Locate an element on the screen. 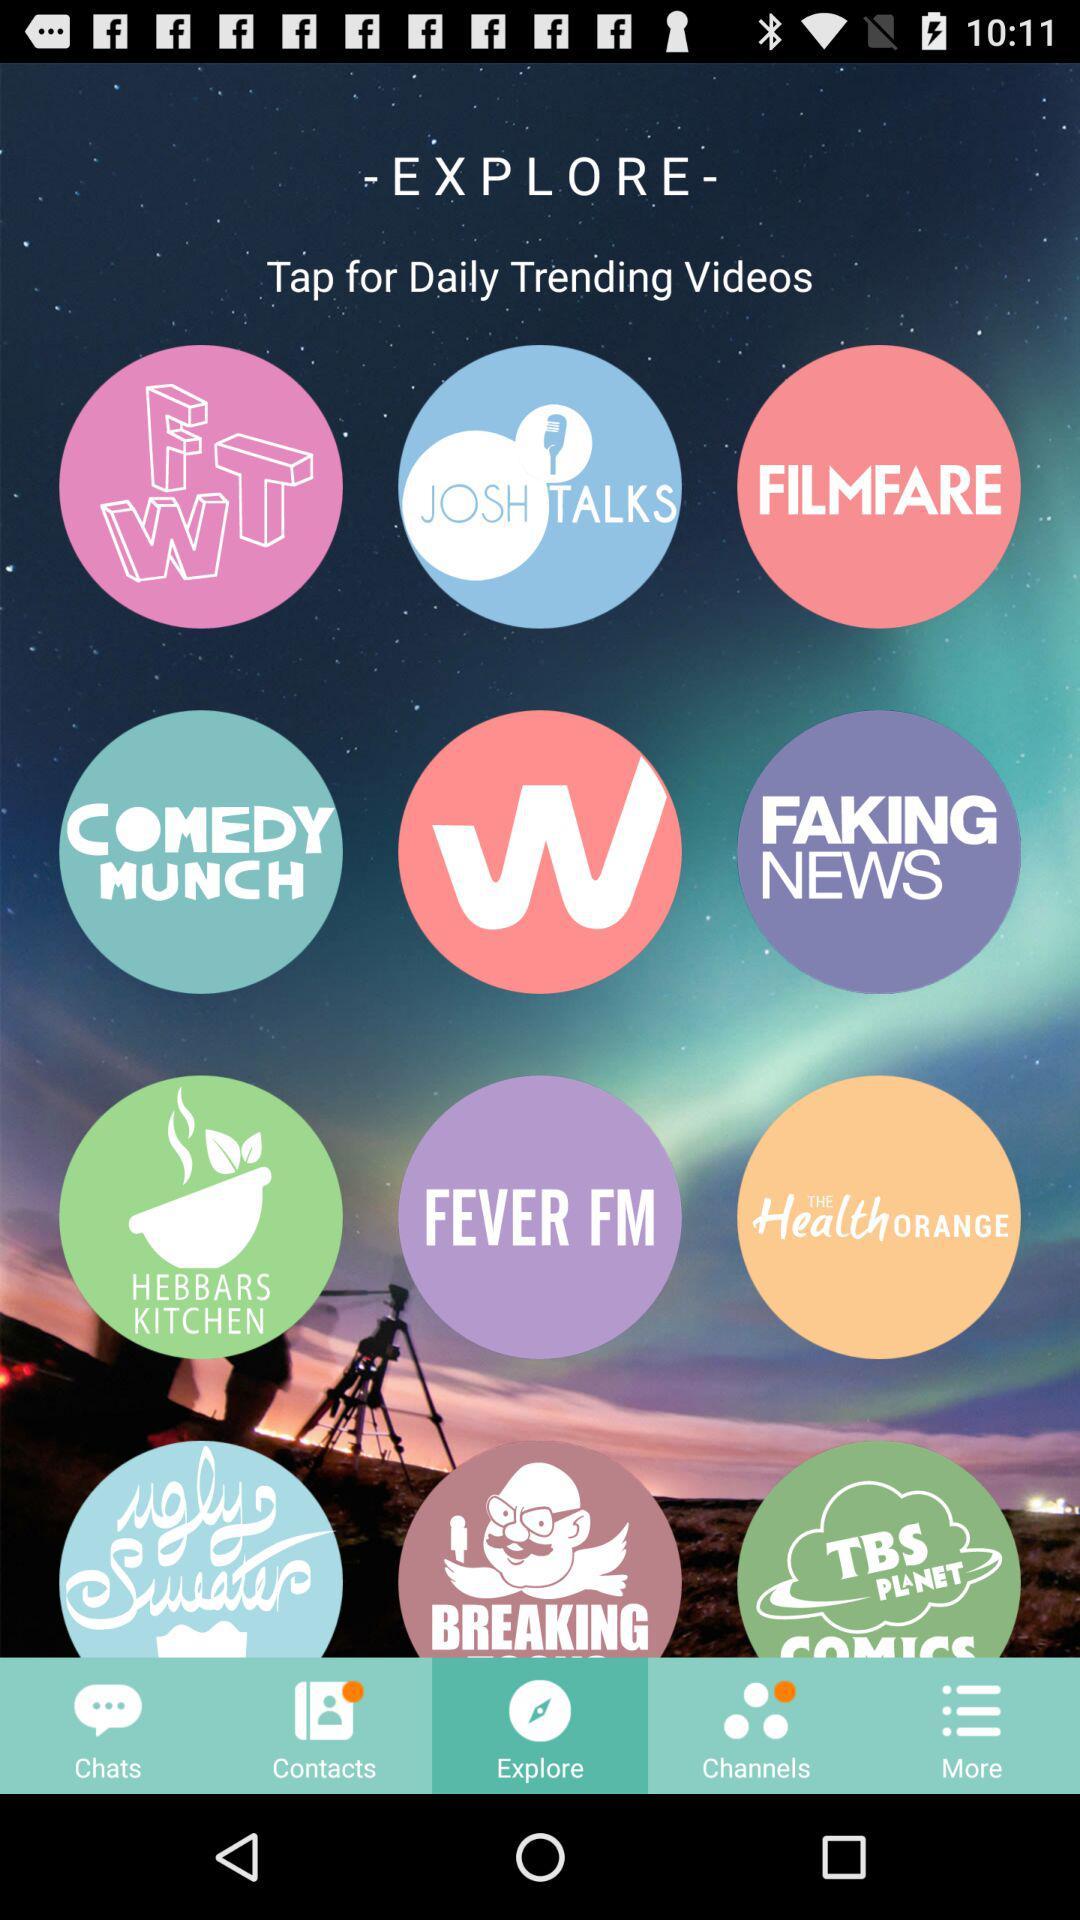 This screenshot has width=1080, height=1920. the button that having a text fever fm is located at coordinates (540, 1216).